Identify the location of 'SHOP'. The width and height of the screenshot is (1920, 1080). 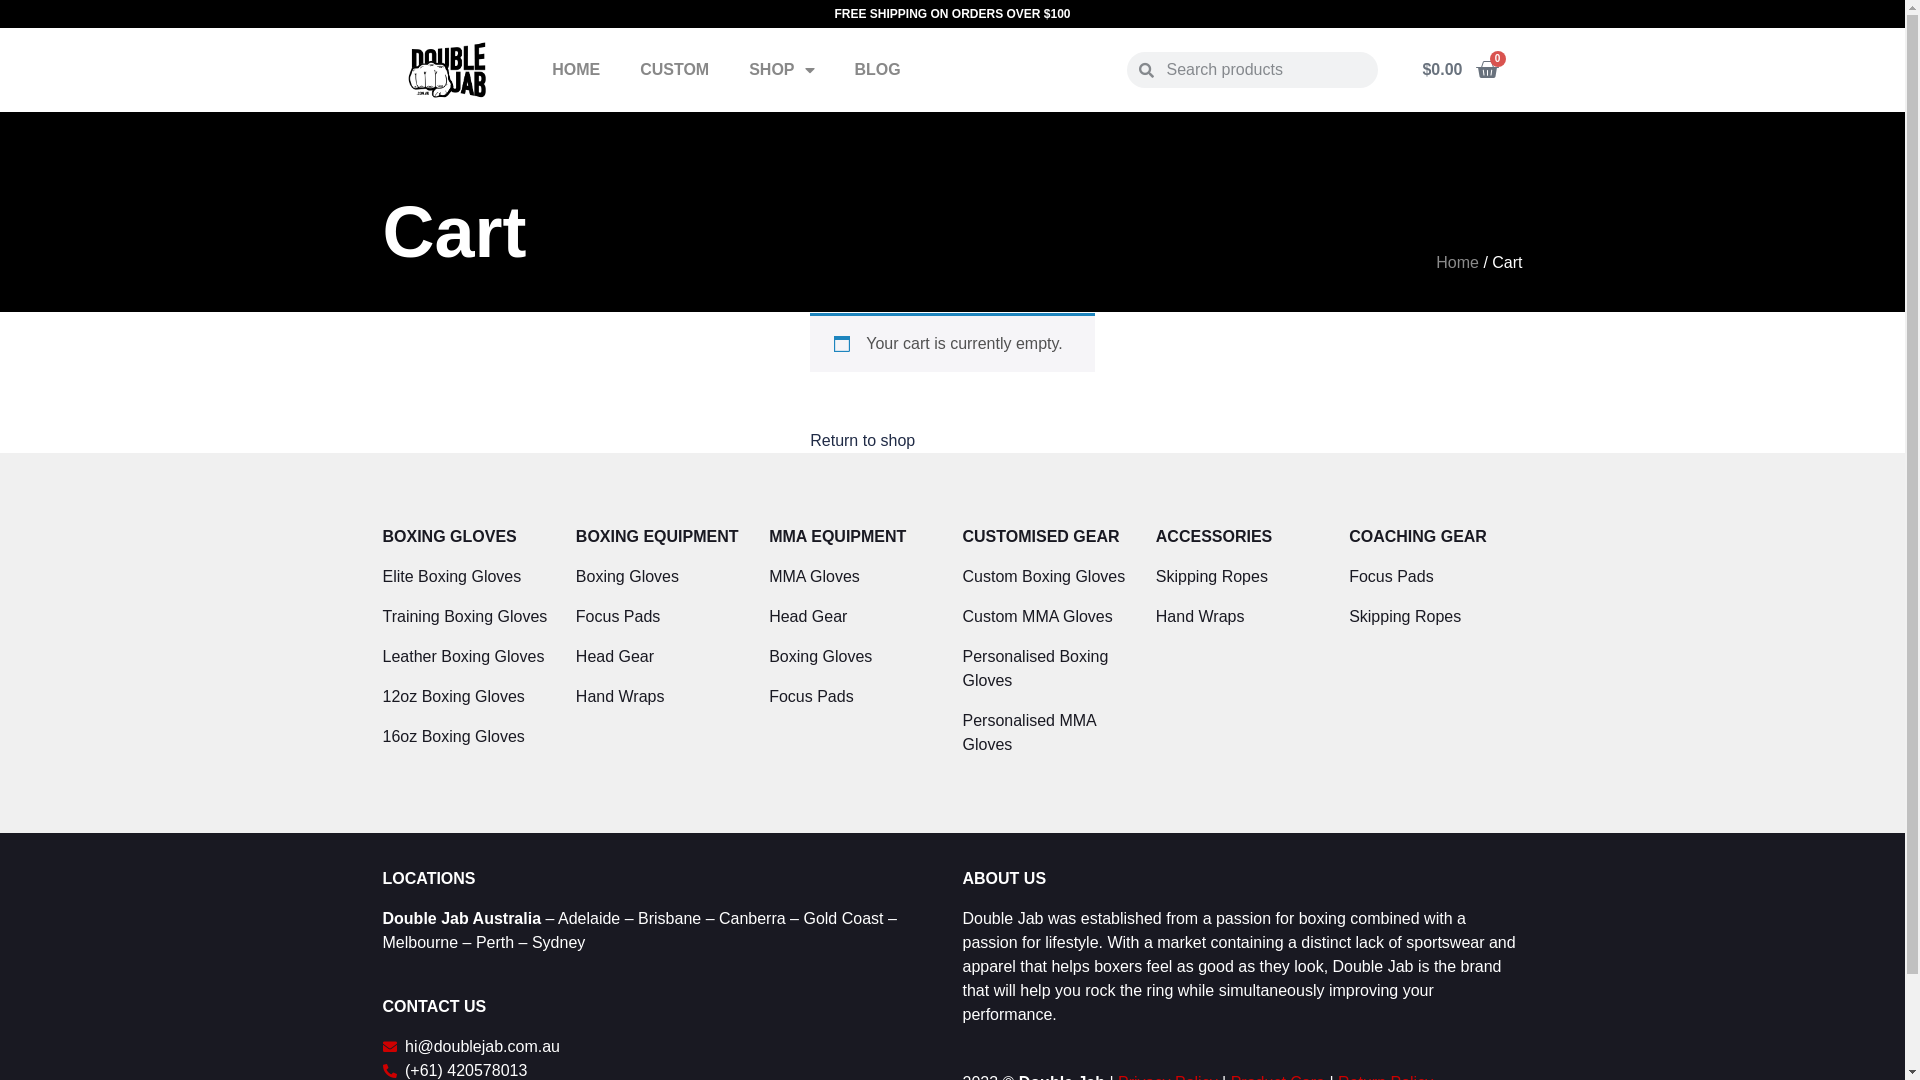
(728, 68).